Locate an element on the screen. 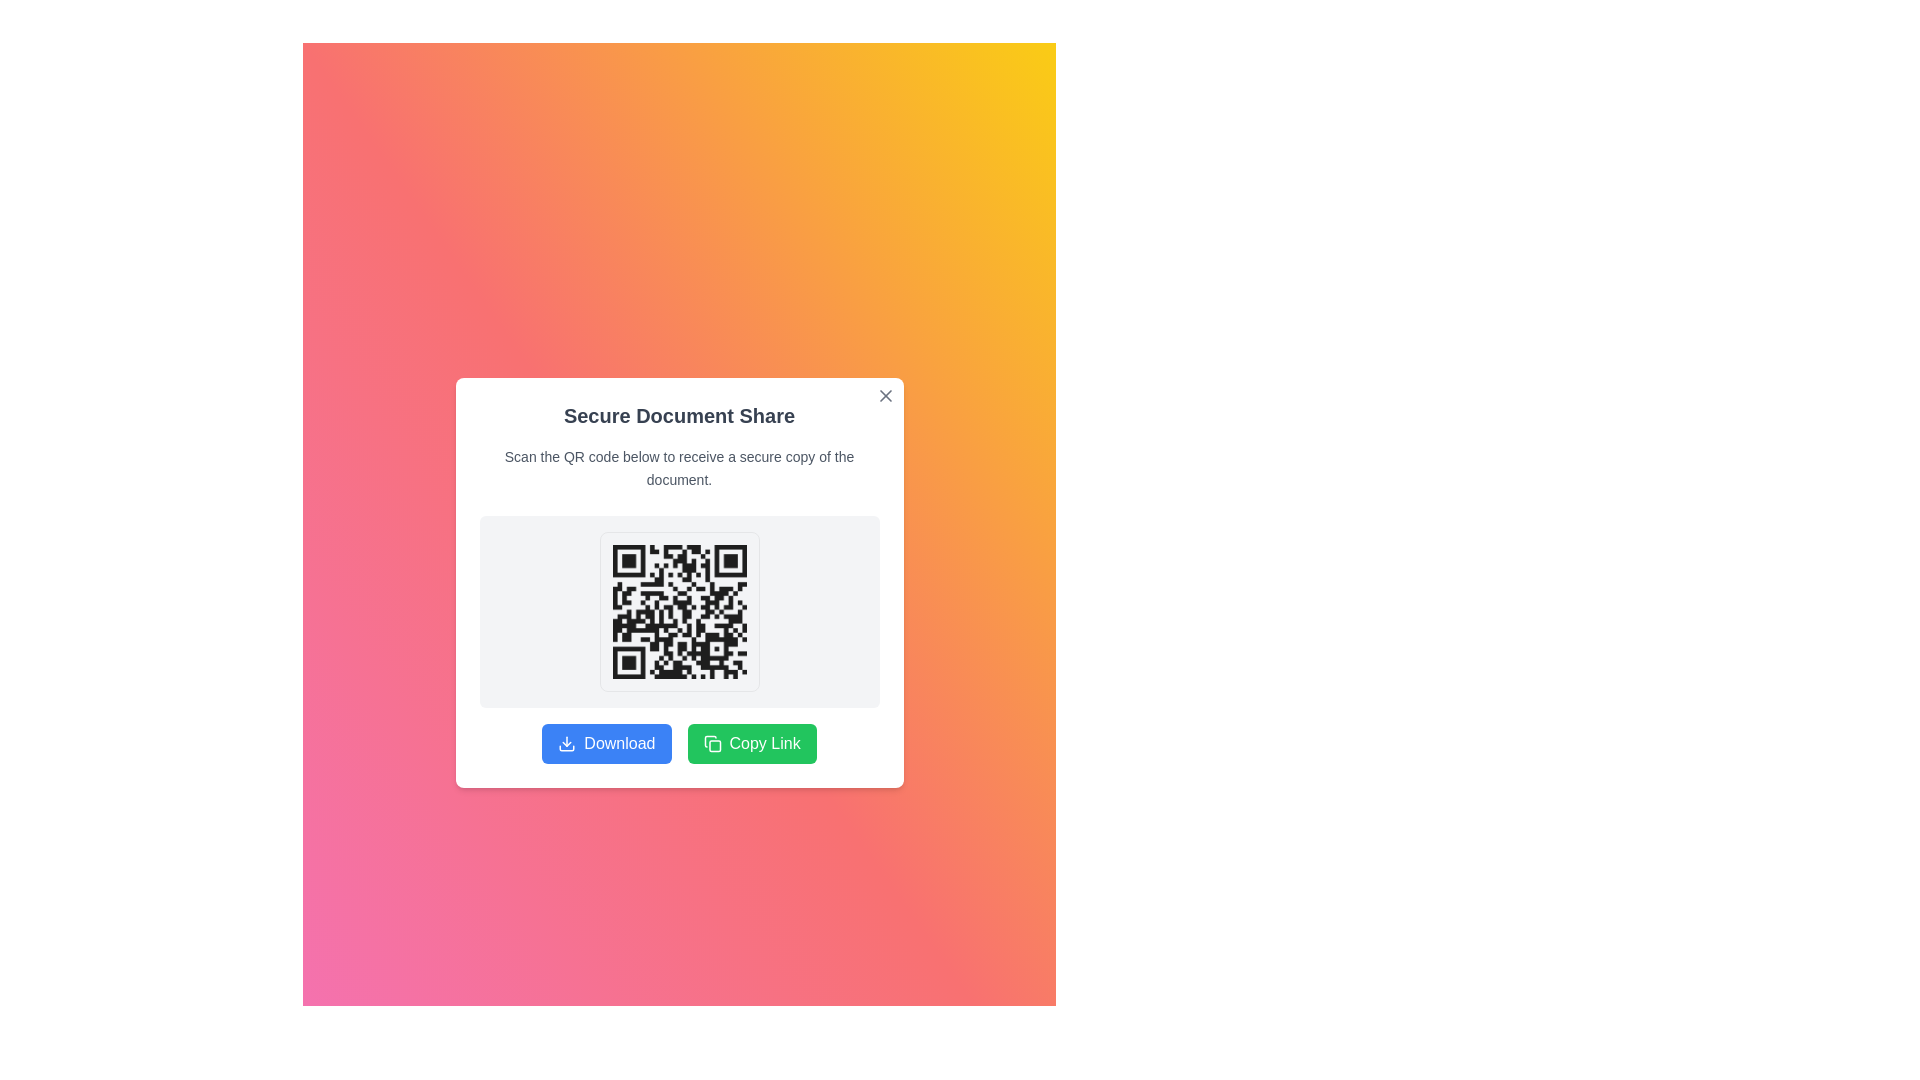 The image size is (1920, 1080). the small square-shaped close button with a gray 'X' icon in the top-right corner of the 'Secure Document Share' modal is located at coordinates (884, 396).